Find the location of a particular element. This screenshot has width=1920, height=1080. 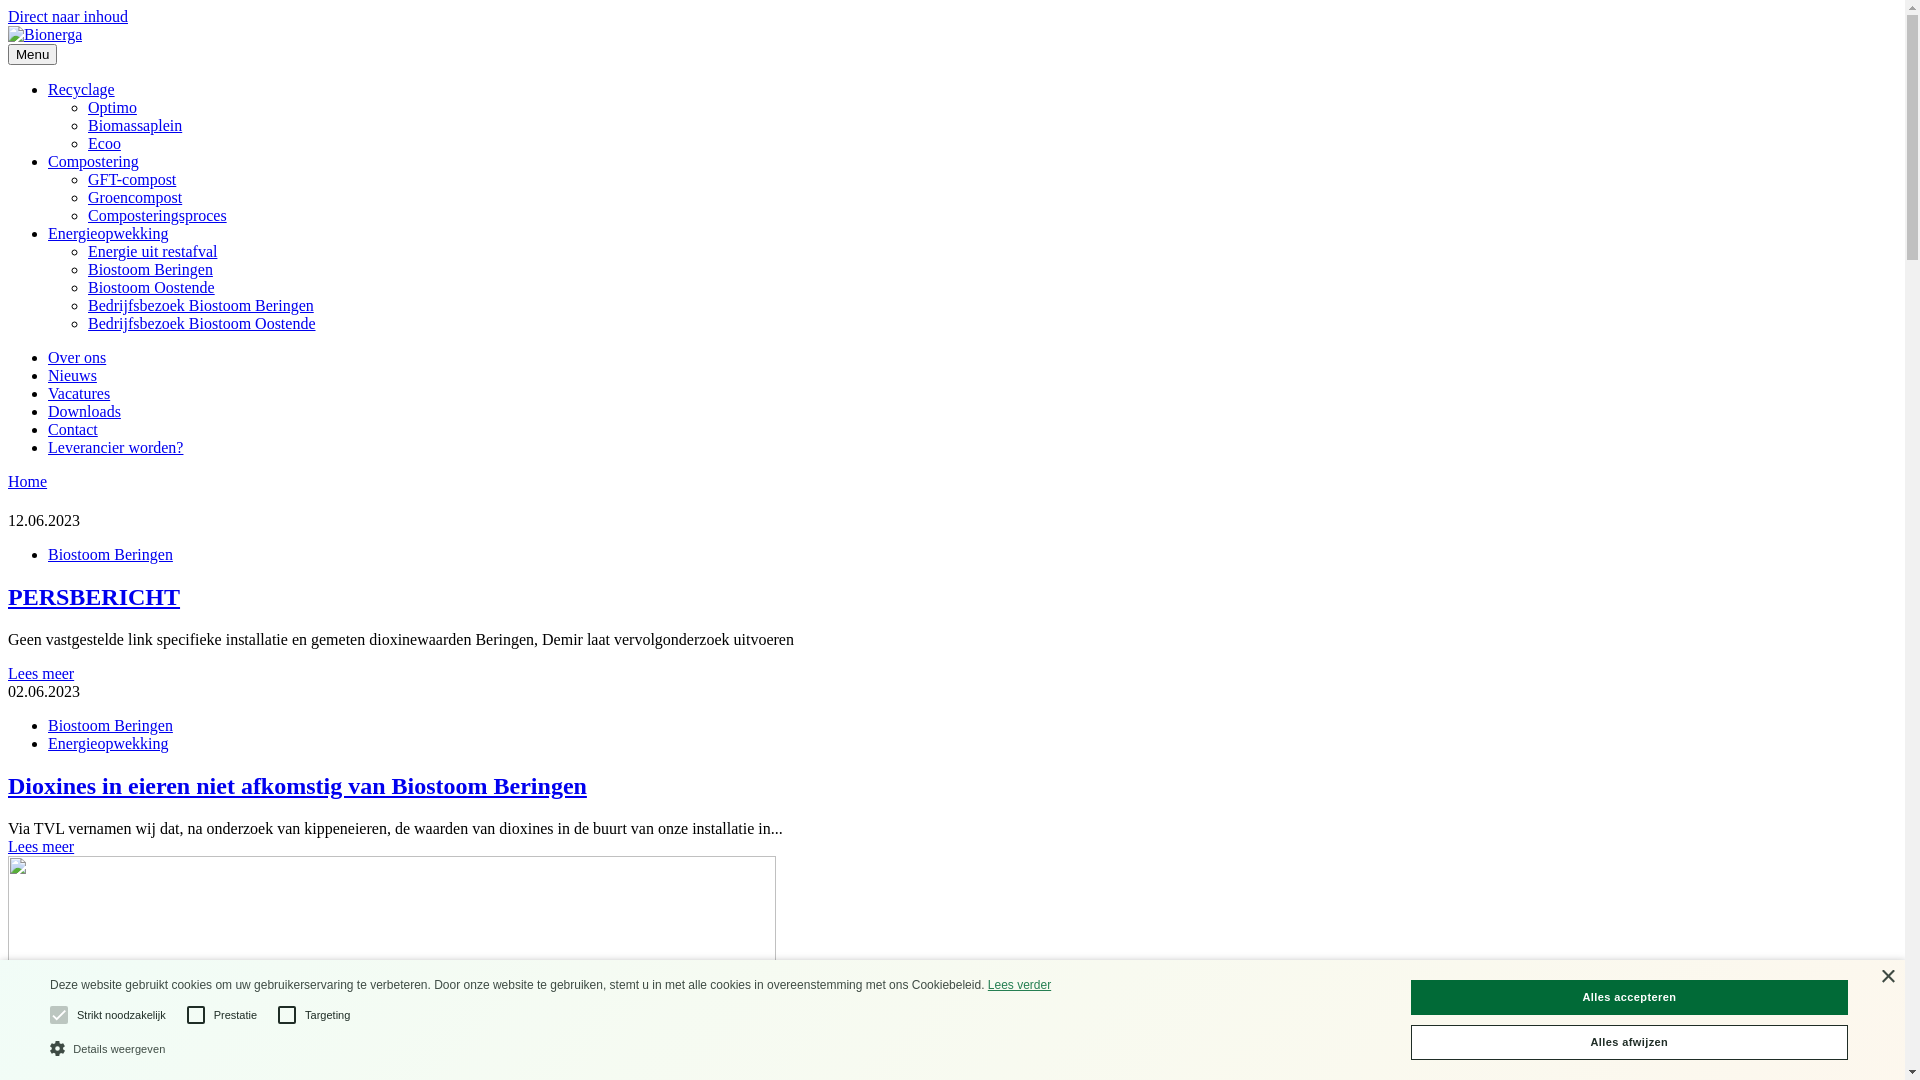

'Nieuws' is located at coordinates (72, 375).